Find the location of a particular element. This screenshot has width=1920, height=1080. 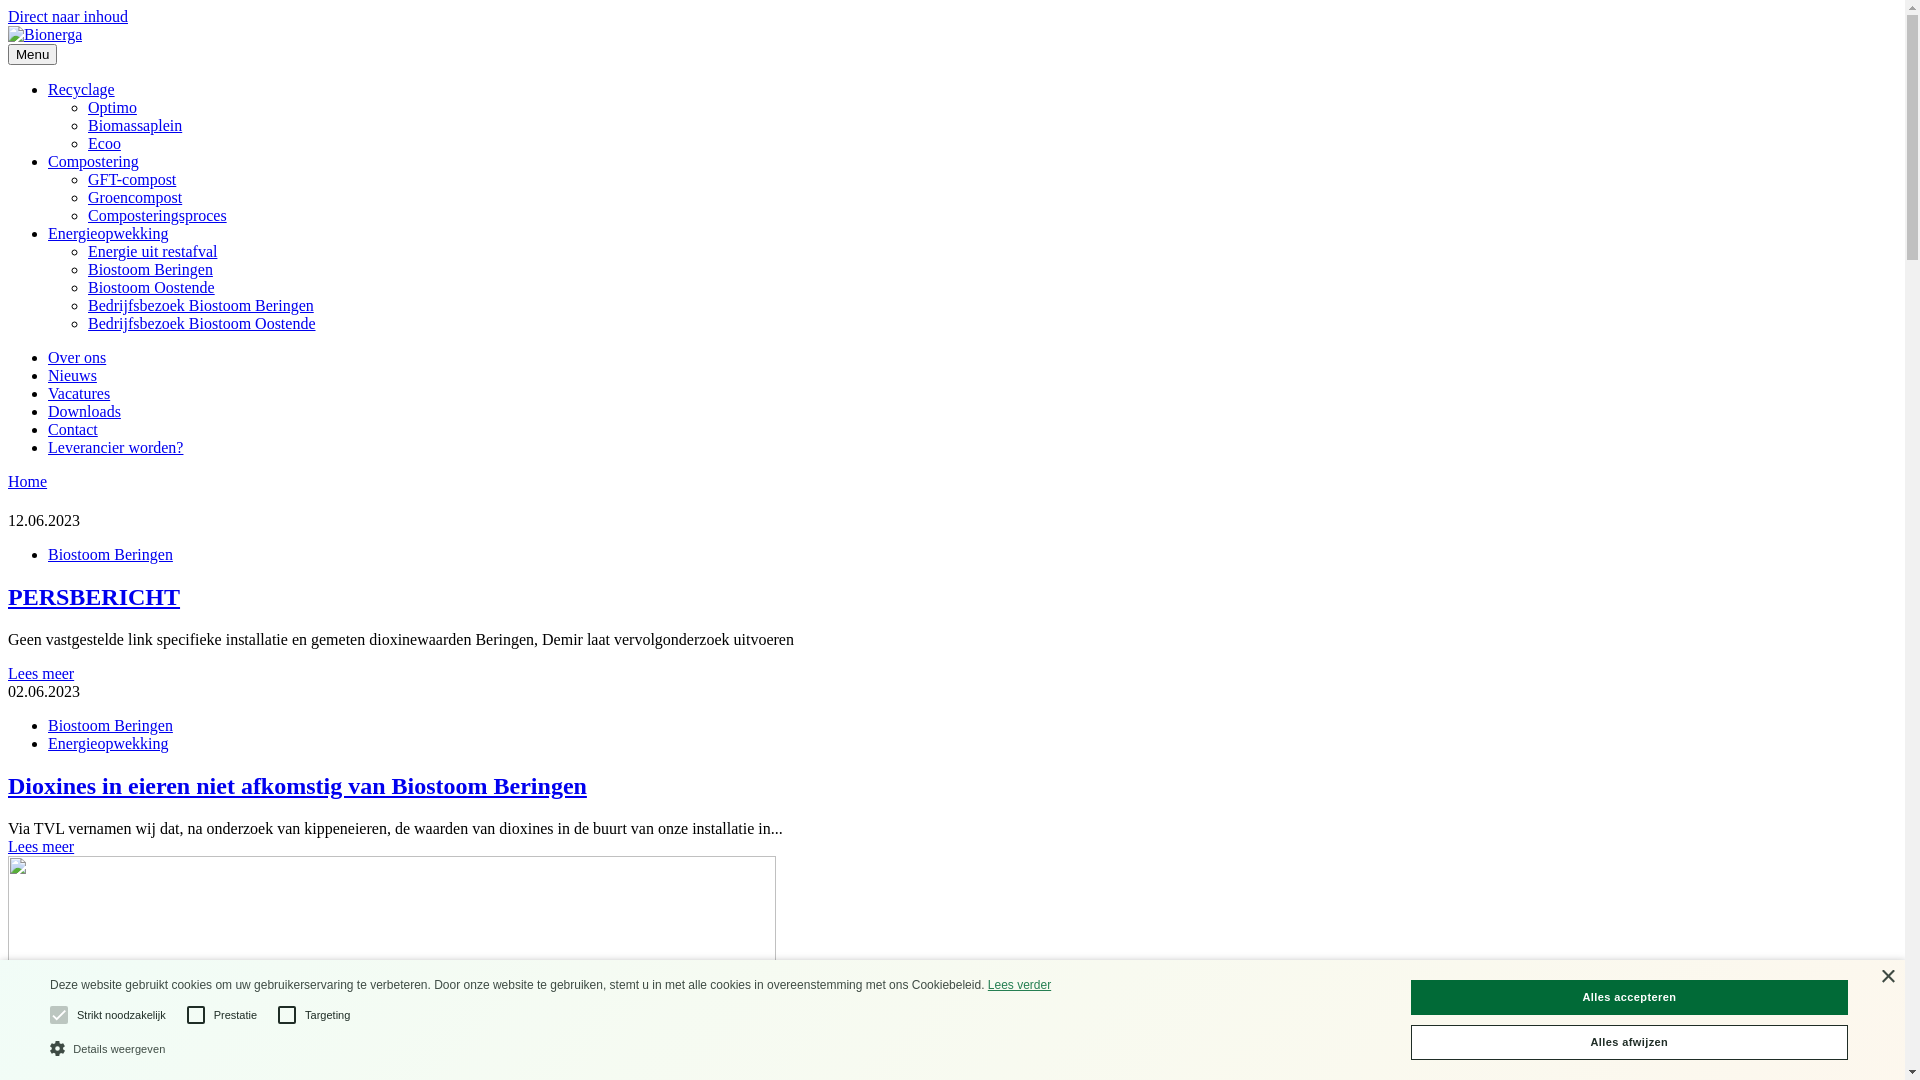

'Nieuws' is located at coordinates (72, 375).